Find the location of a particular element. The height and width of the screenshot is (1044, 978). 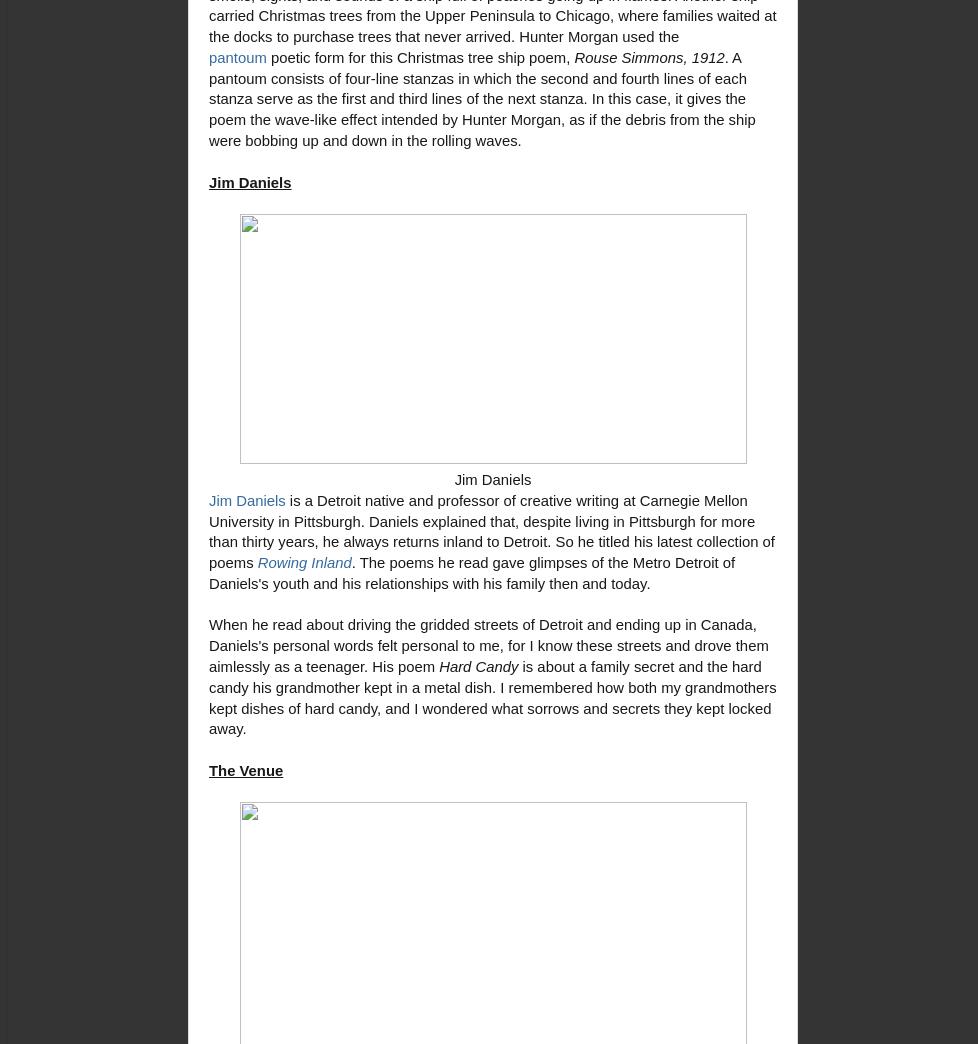

'. A pantoum consists of four-line stanzas in which the second and fourth lines of each stanza serve as the first and third lines of the next stanza. In this case, it gives the poem the wave-like effect intended by Hunter Morgan, as if the debris from the ship were bobbing up and down in the rolling waves.' is located at coordinates (480, 98).